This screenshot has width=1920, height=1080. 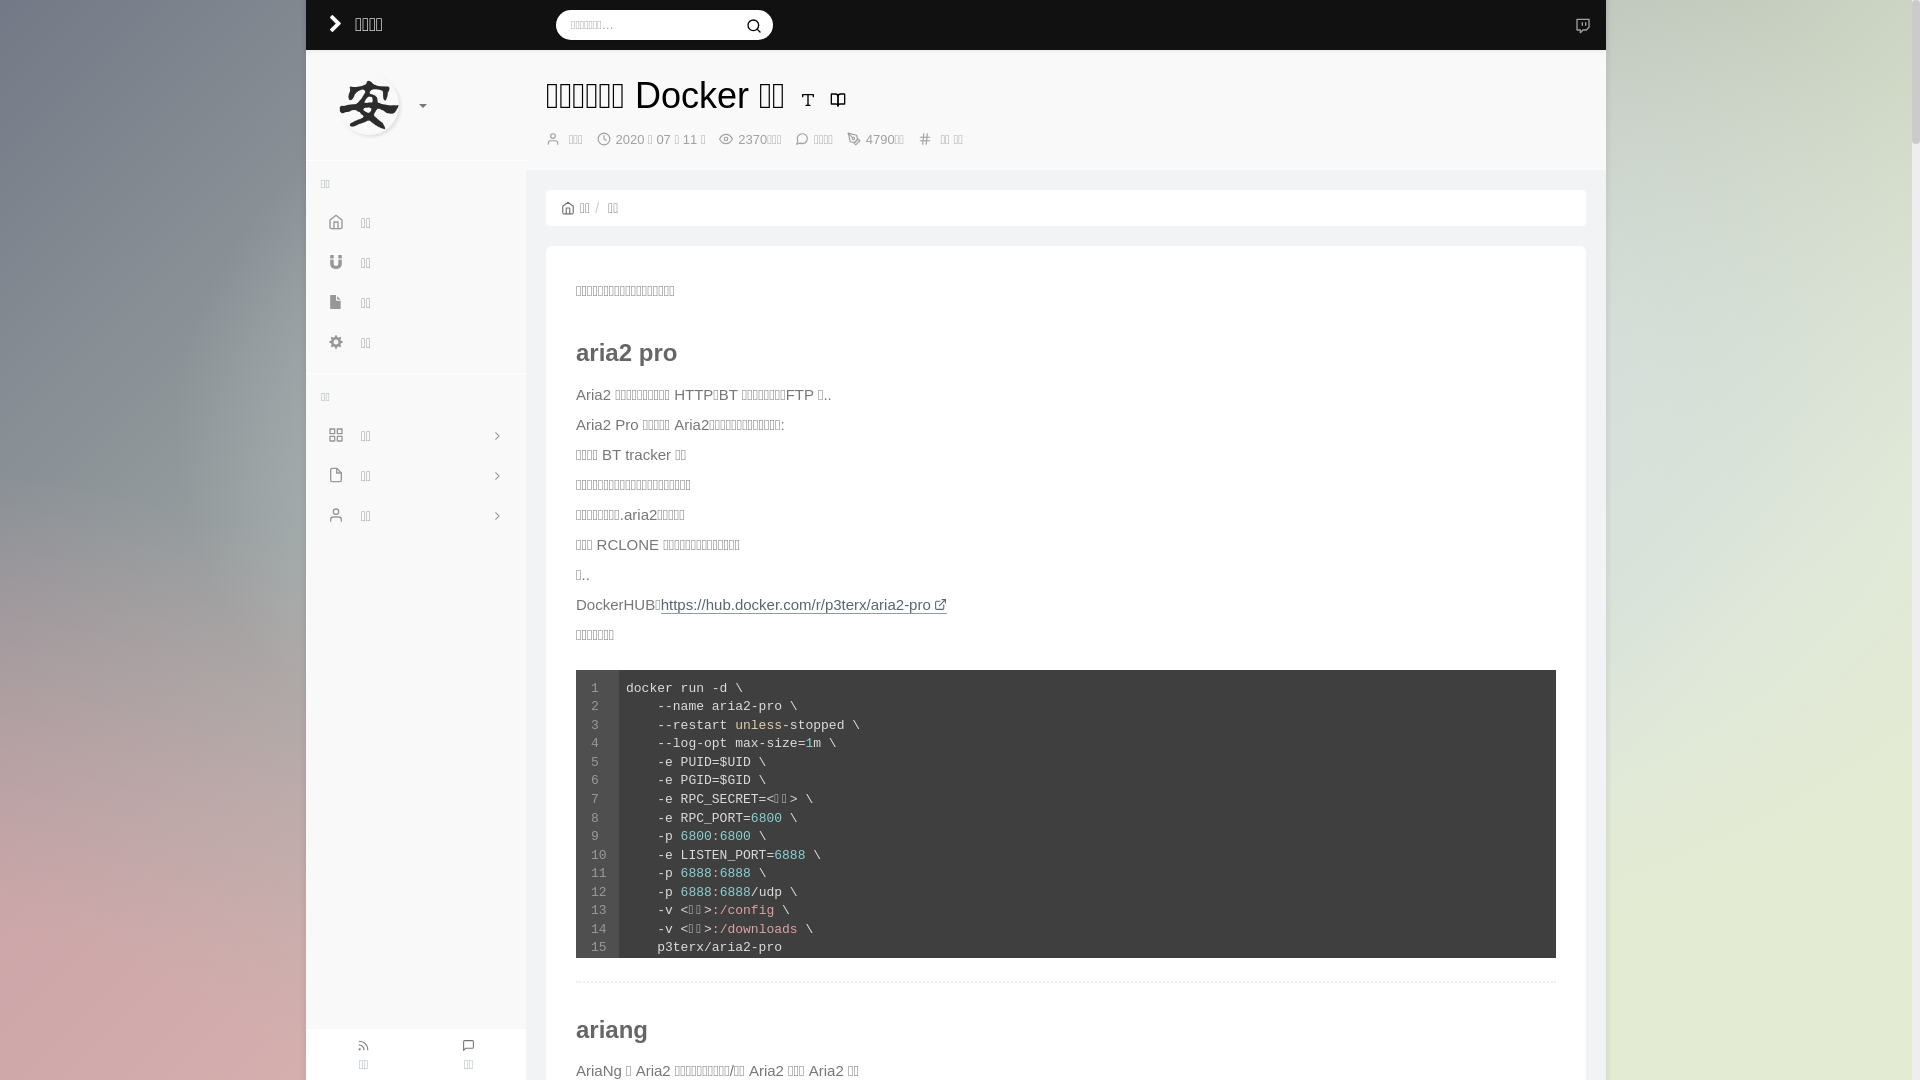 What do you see at coordinates (804, 604) in the screenshot?
I see `'https://hub.docker.com/r/p3terx/aria2-pro'` at bounding box center [804, 604].